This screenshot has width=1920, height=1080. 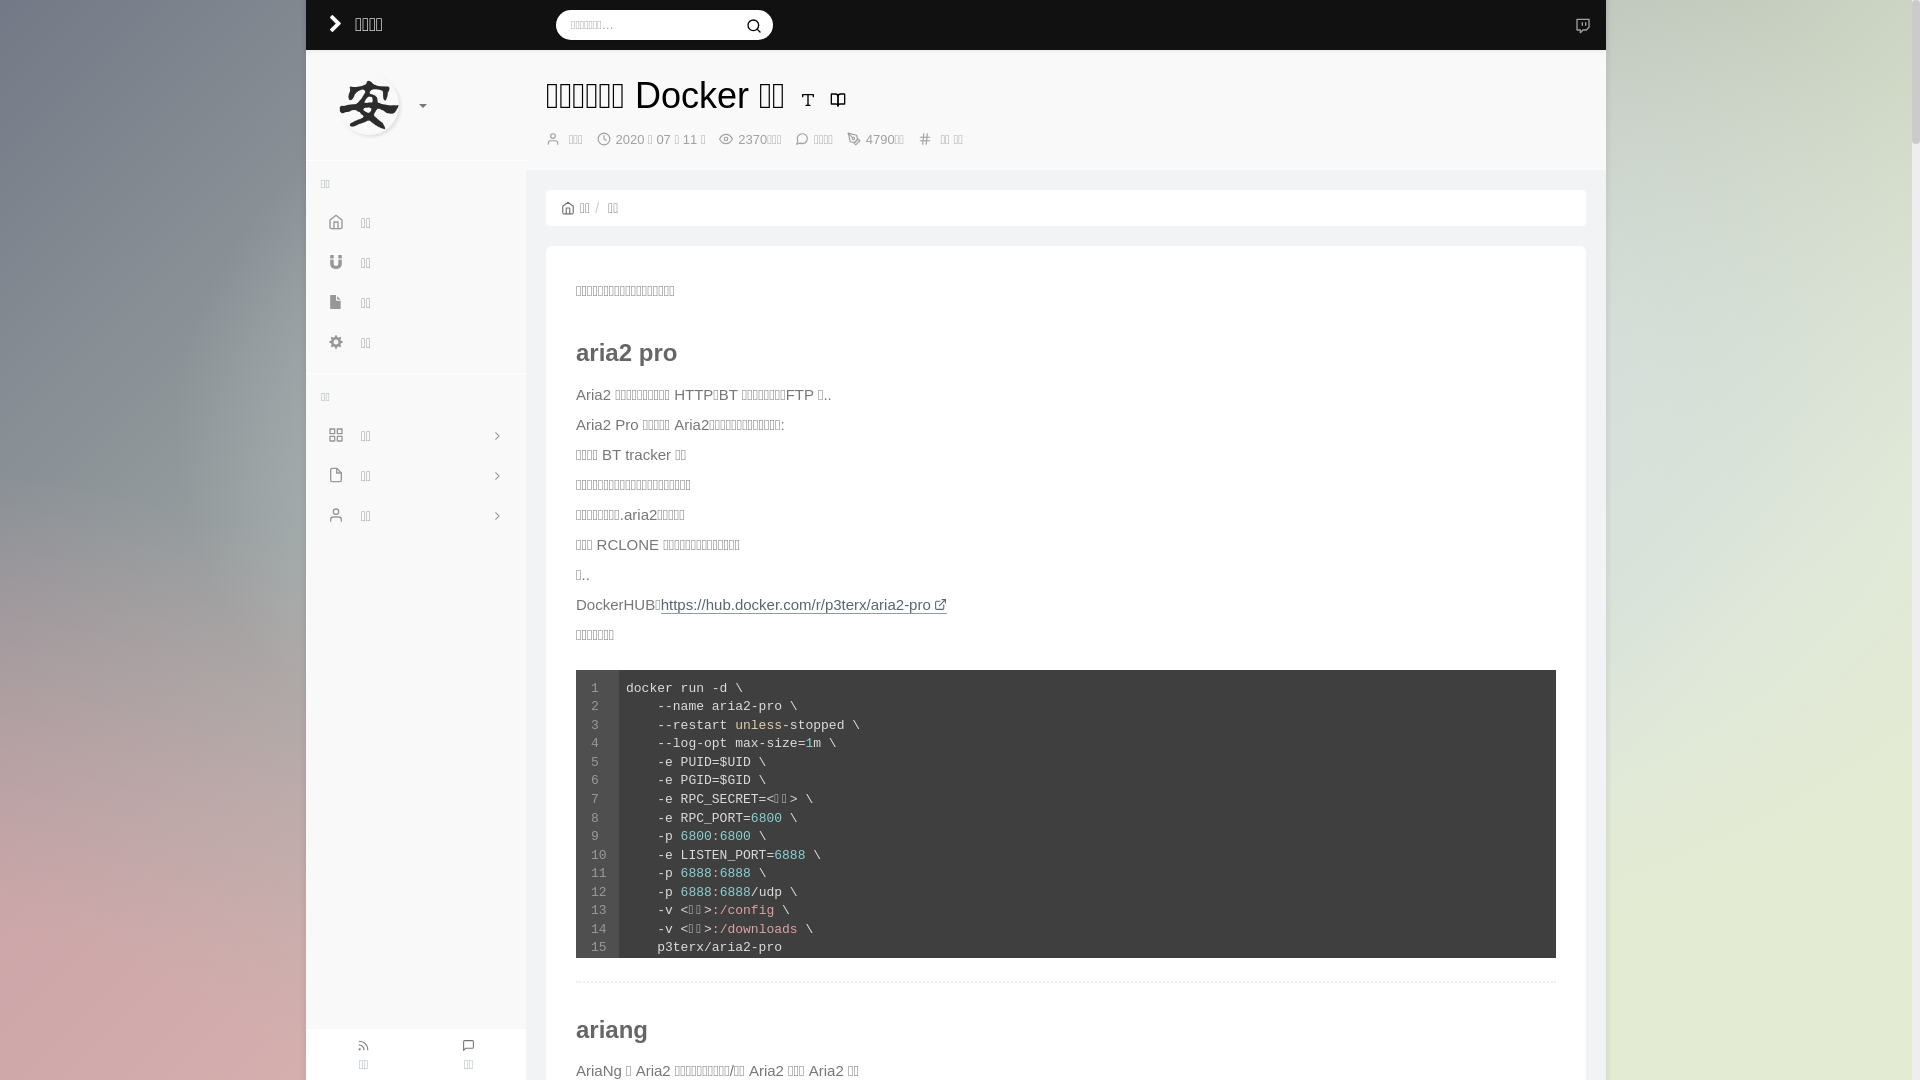 What do you see at coordinates (804, 604) in the screenshot?
I see `'https://hub.docker.com/r/p3terx/aria2-pro'` at bounding box center [804, 604].